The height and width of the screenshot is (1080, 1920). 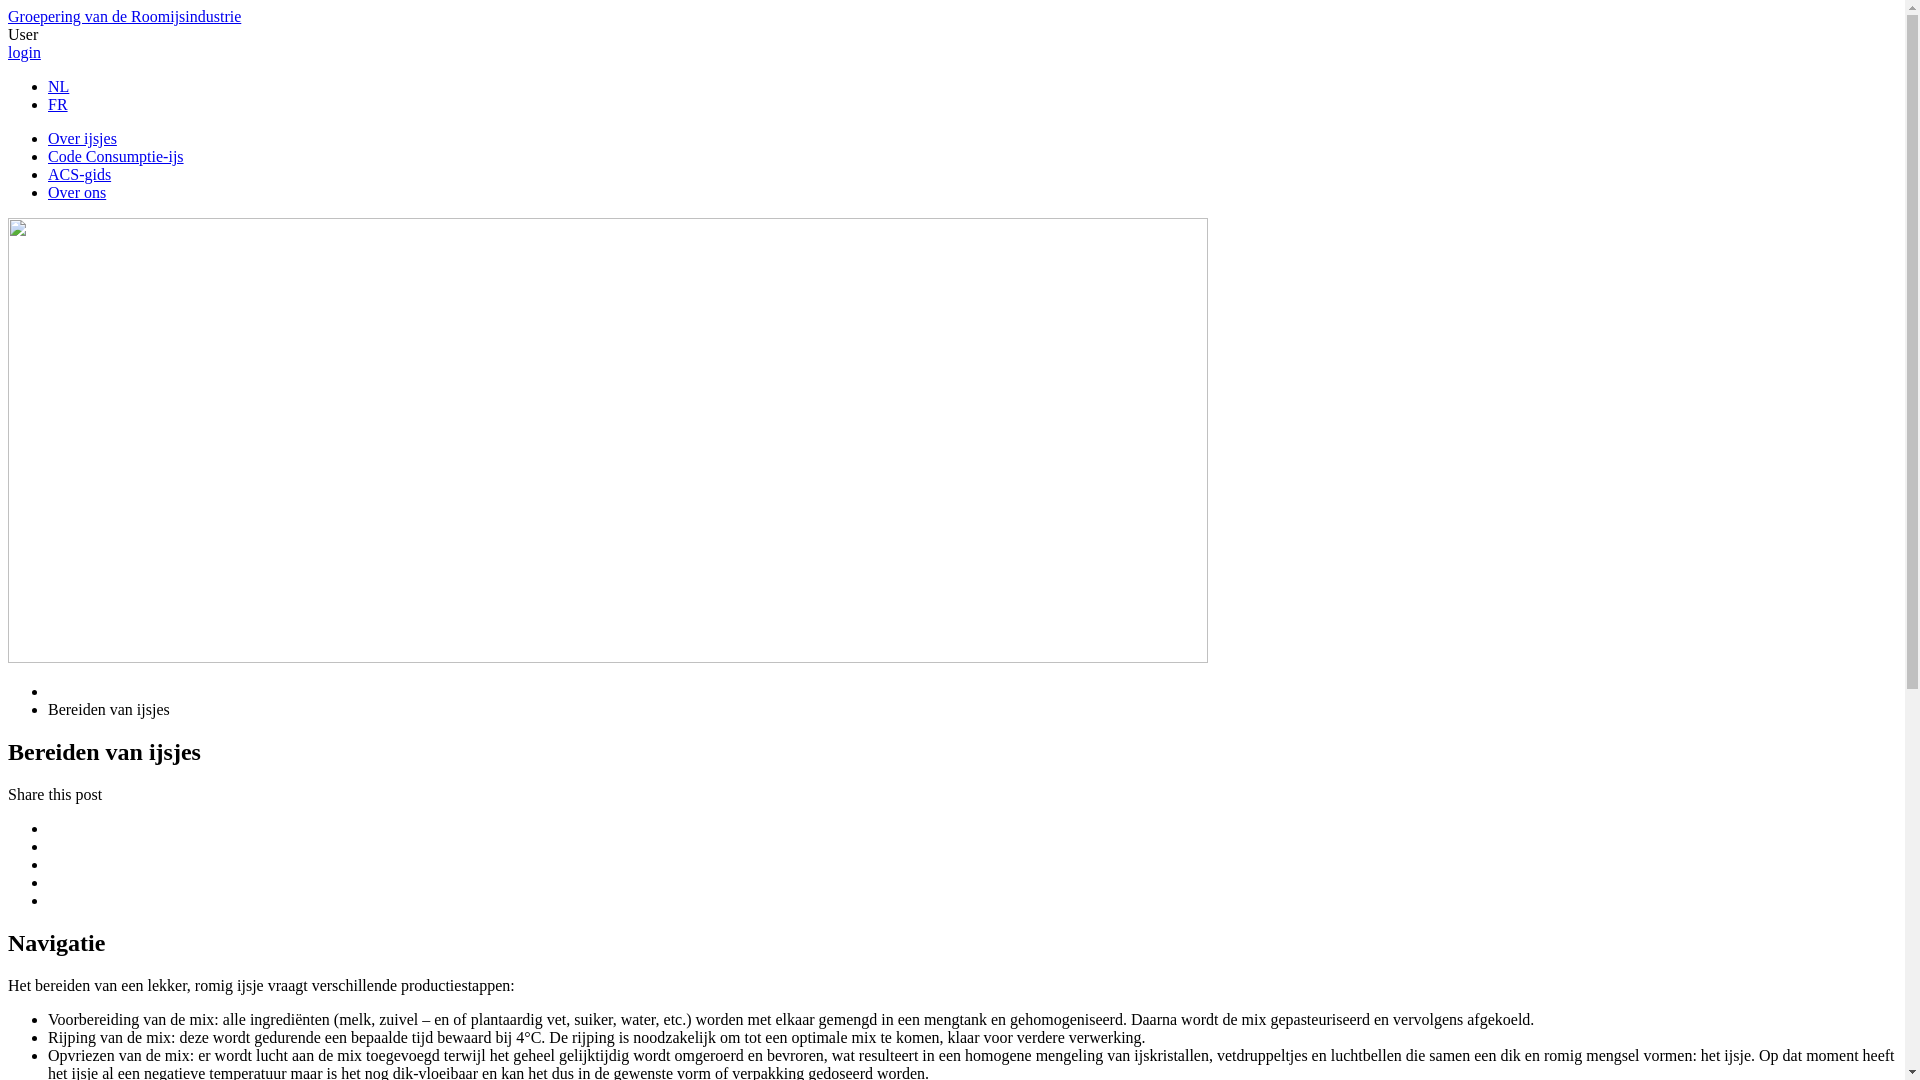 I want to click on 'FR', so click(x=48, y=104).